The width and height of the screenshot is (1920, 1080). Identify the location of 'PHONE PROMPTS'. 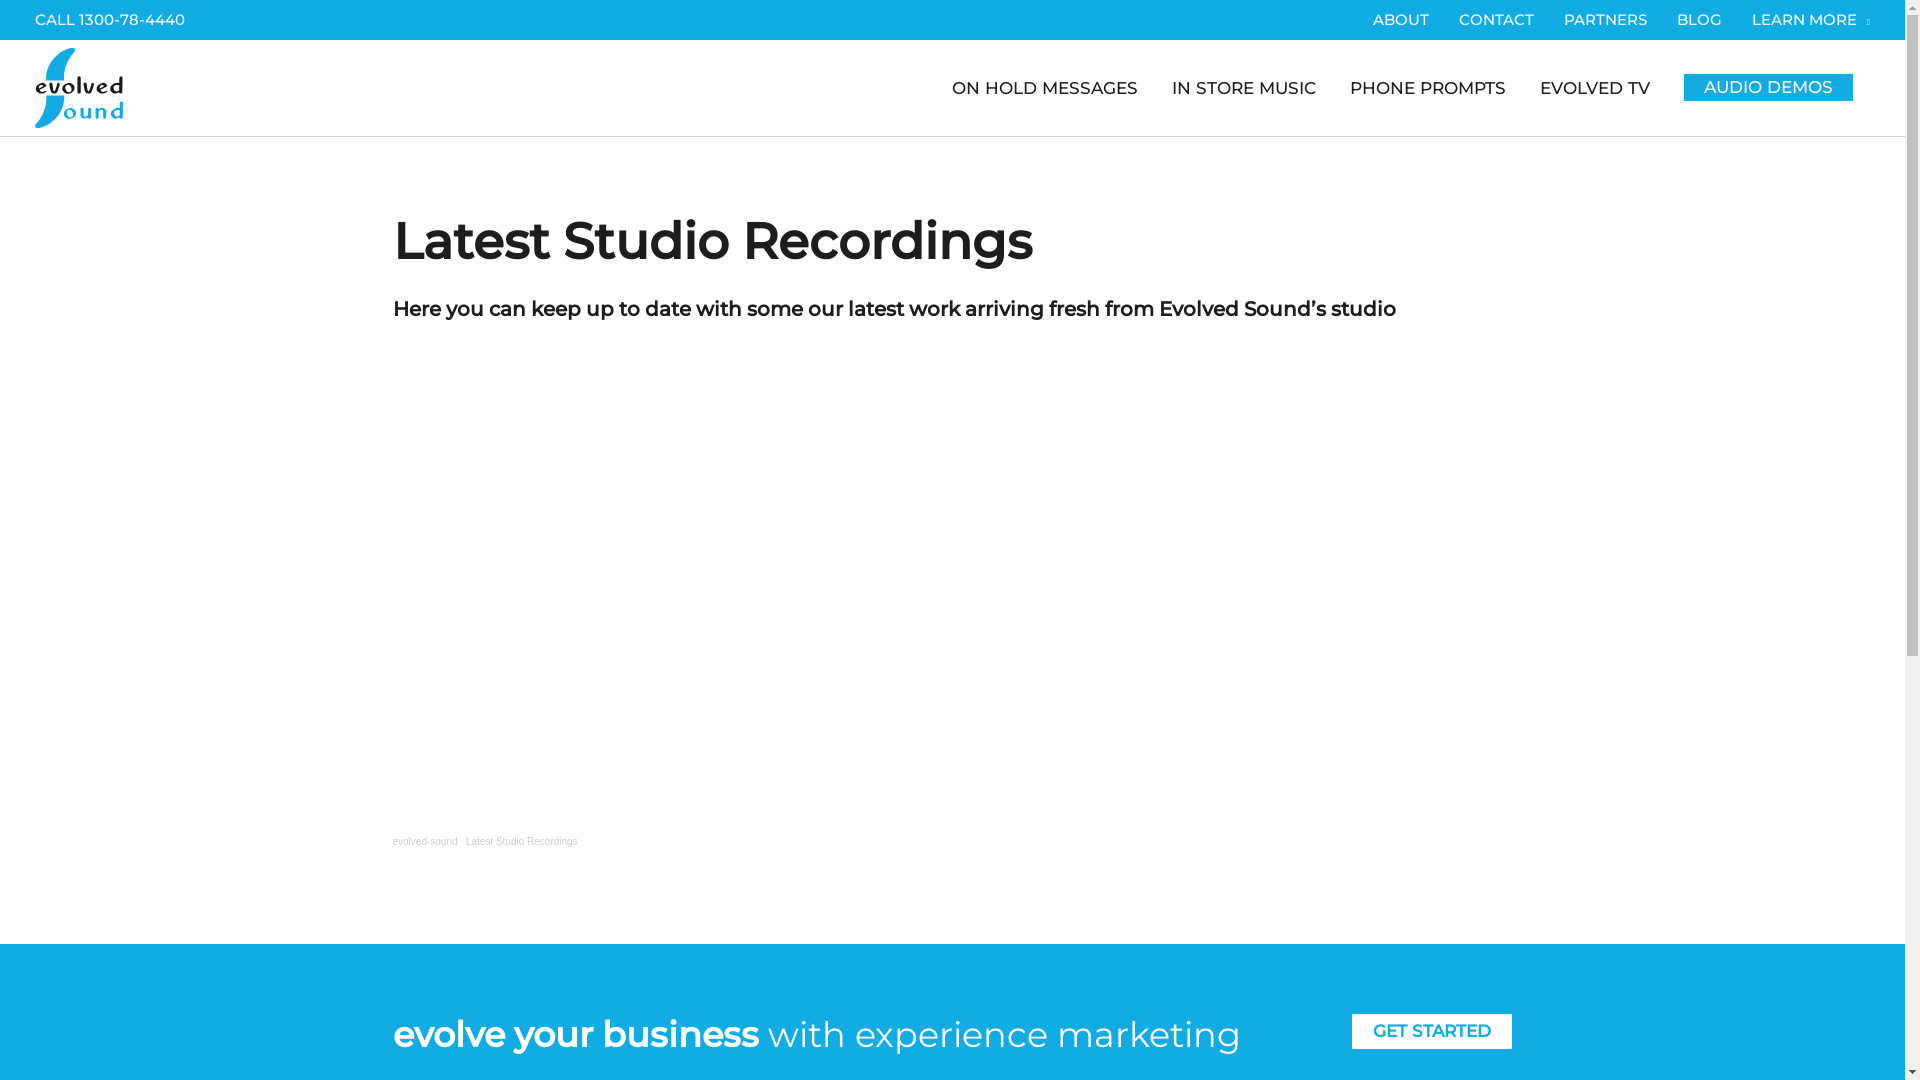
(1426, 87).